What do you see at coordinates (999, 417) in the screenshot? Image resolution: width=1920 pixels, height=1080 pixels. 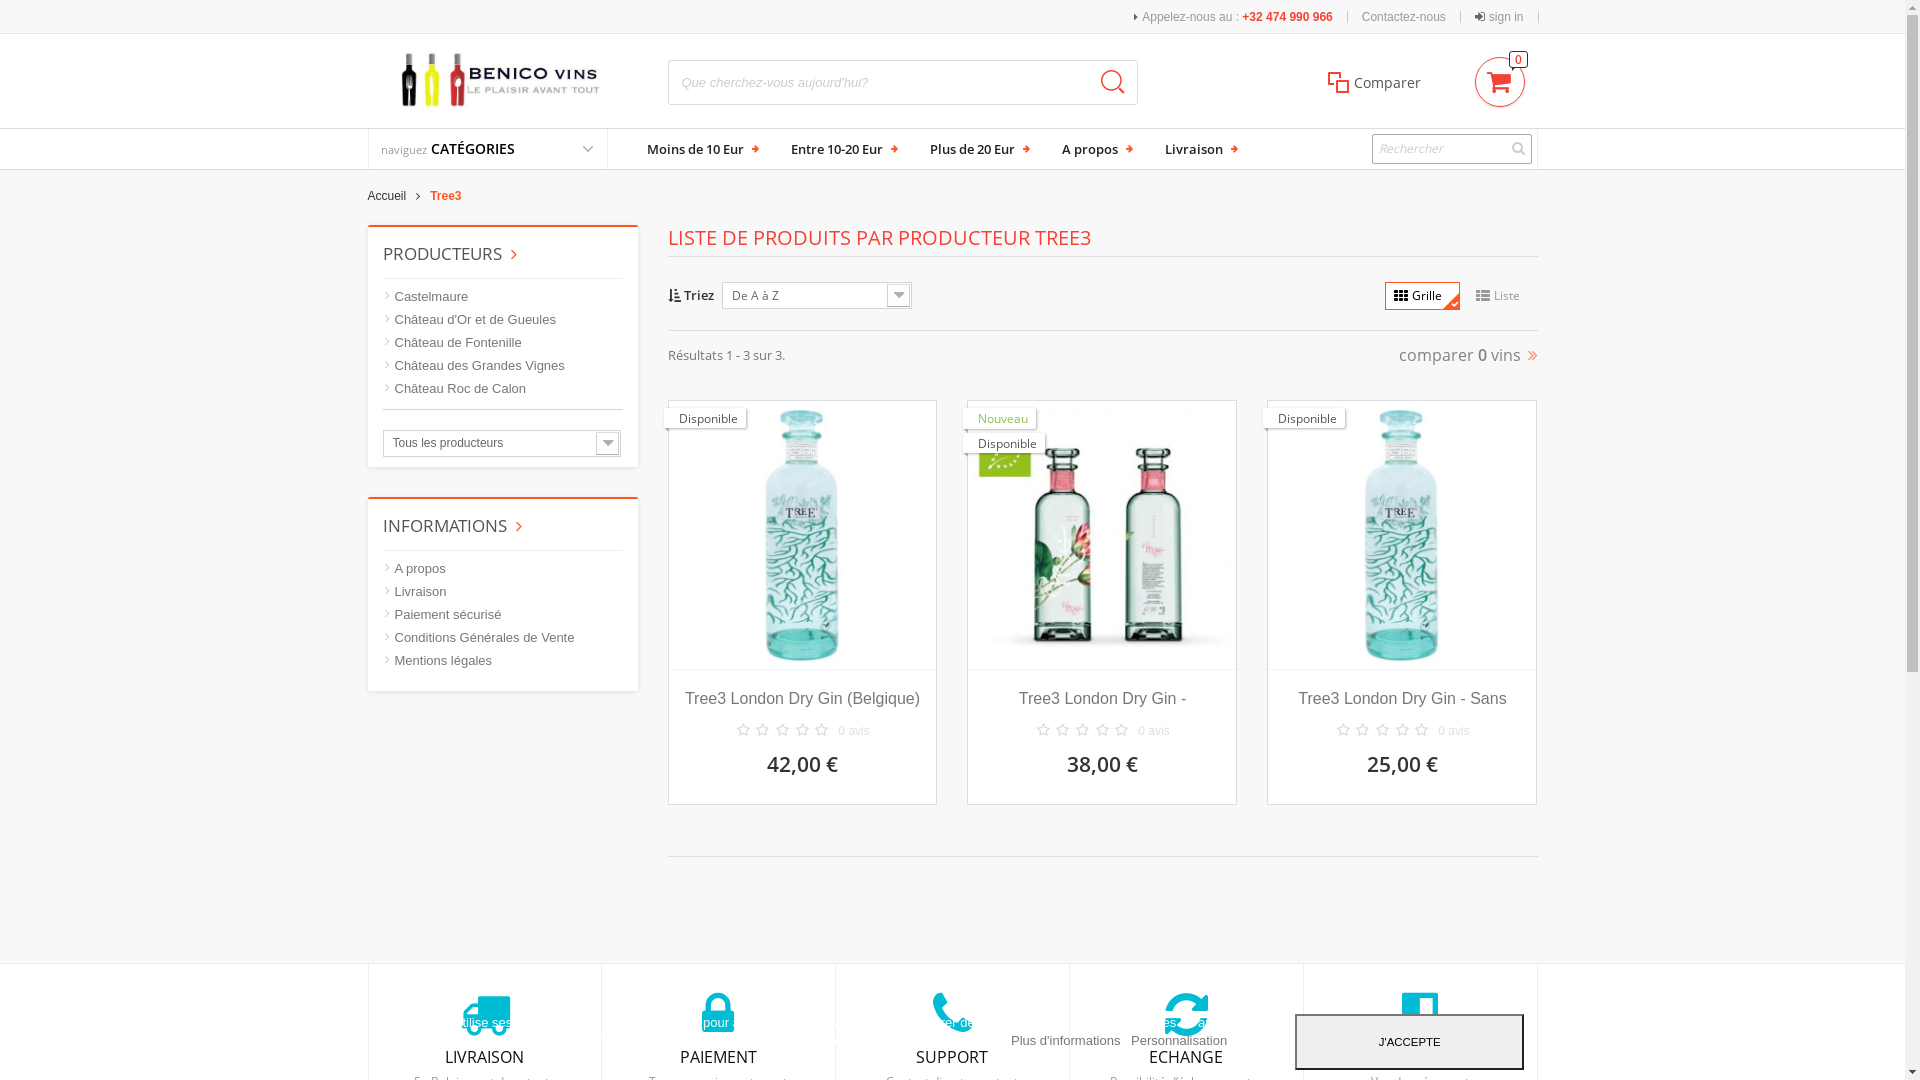 I see `'Nouveau'` at bounding box center [999, 417].